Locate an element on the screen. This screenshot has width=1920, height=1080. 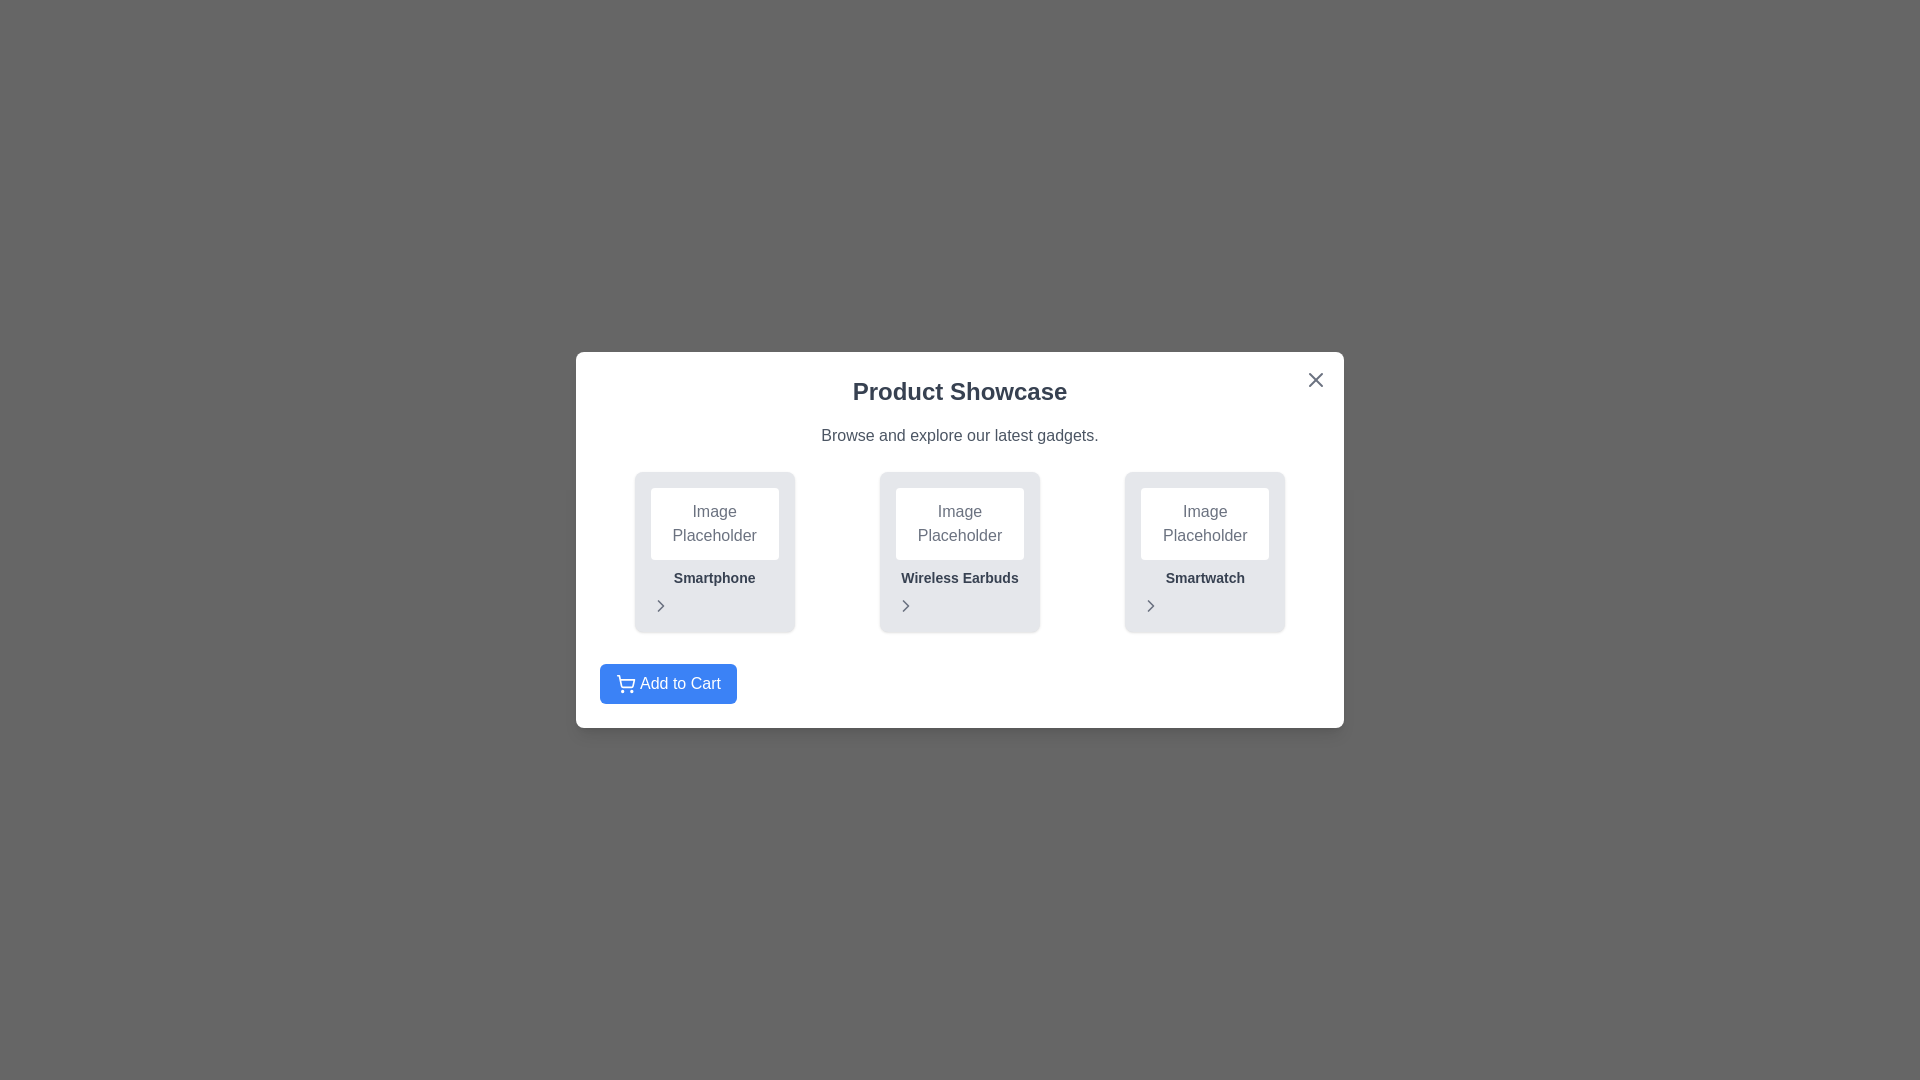
the text label displaying 'Image Placeholder' in gray font, located in the center tile below 'Product Showcase.' is located at coordinates (960, 523).